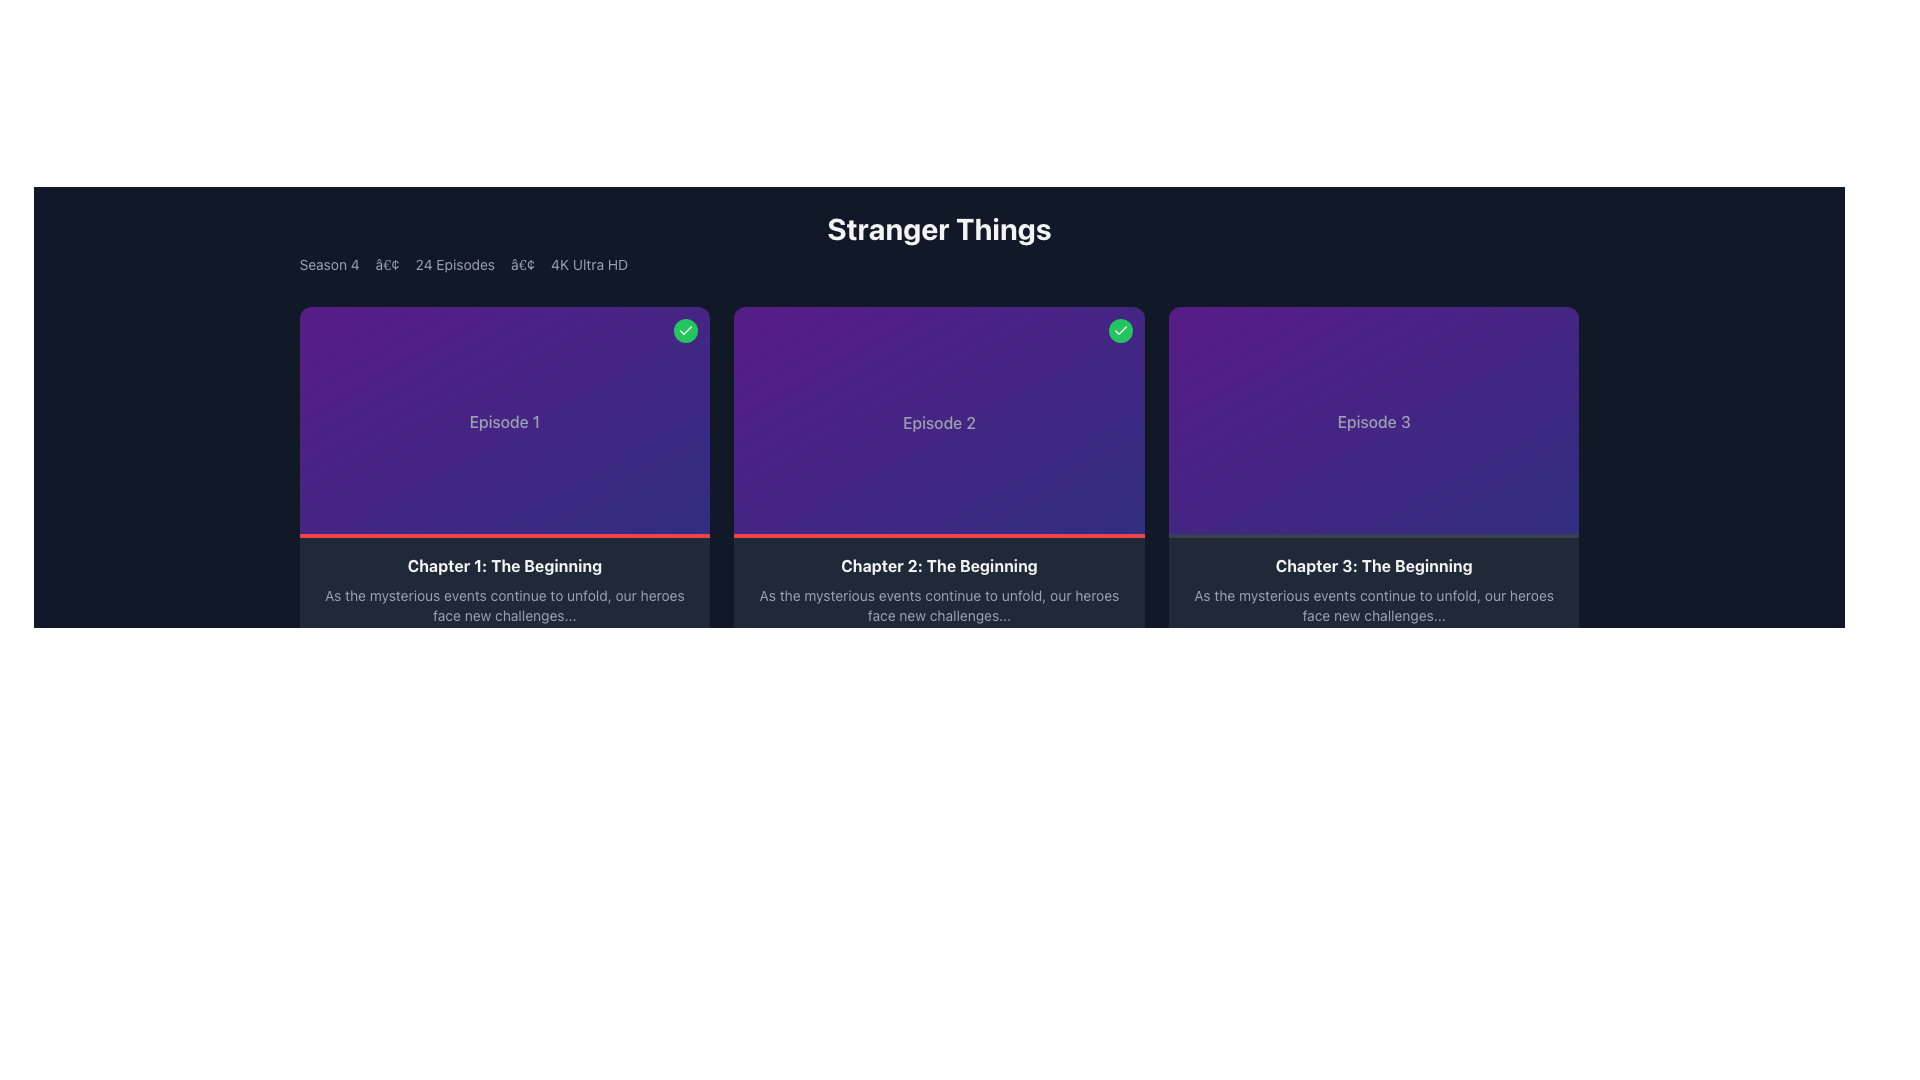 The width and height of the screenshot is (1920, 1080). I want to click on the text label displaying 'Episode 3', which is styled in light gray on a solid purple background, so click(1372, 420).